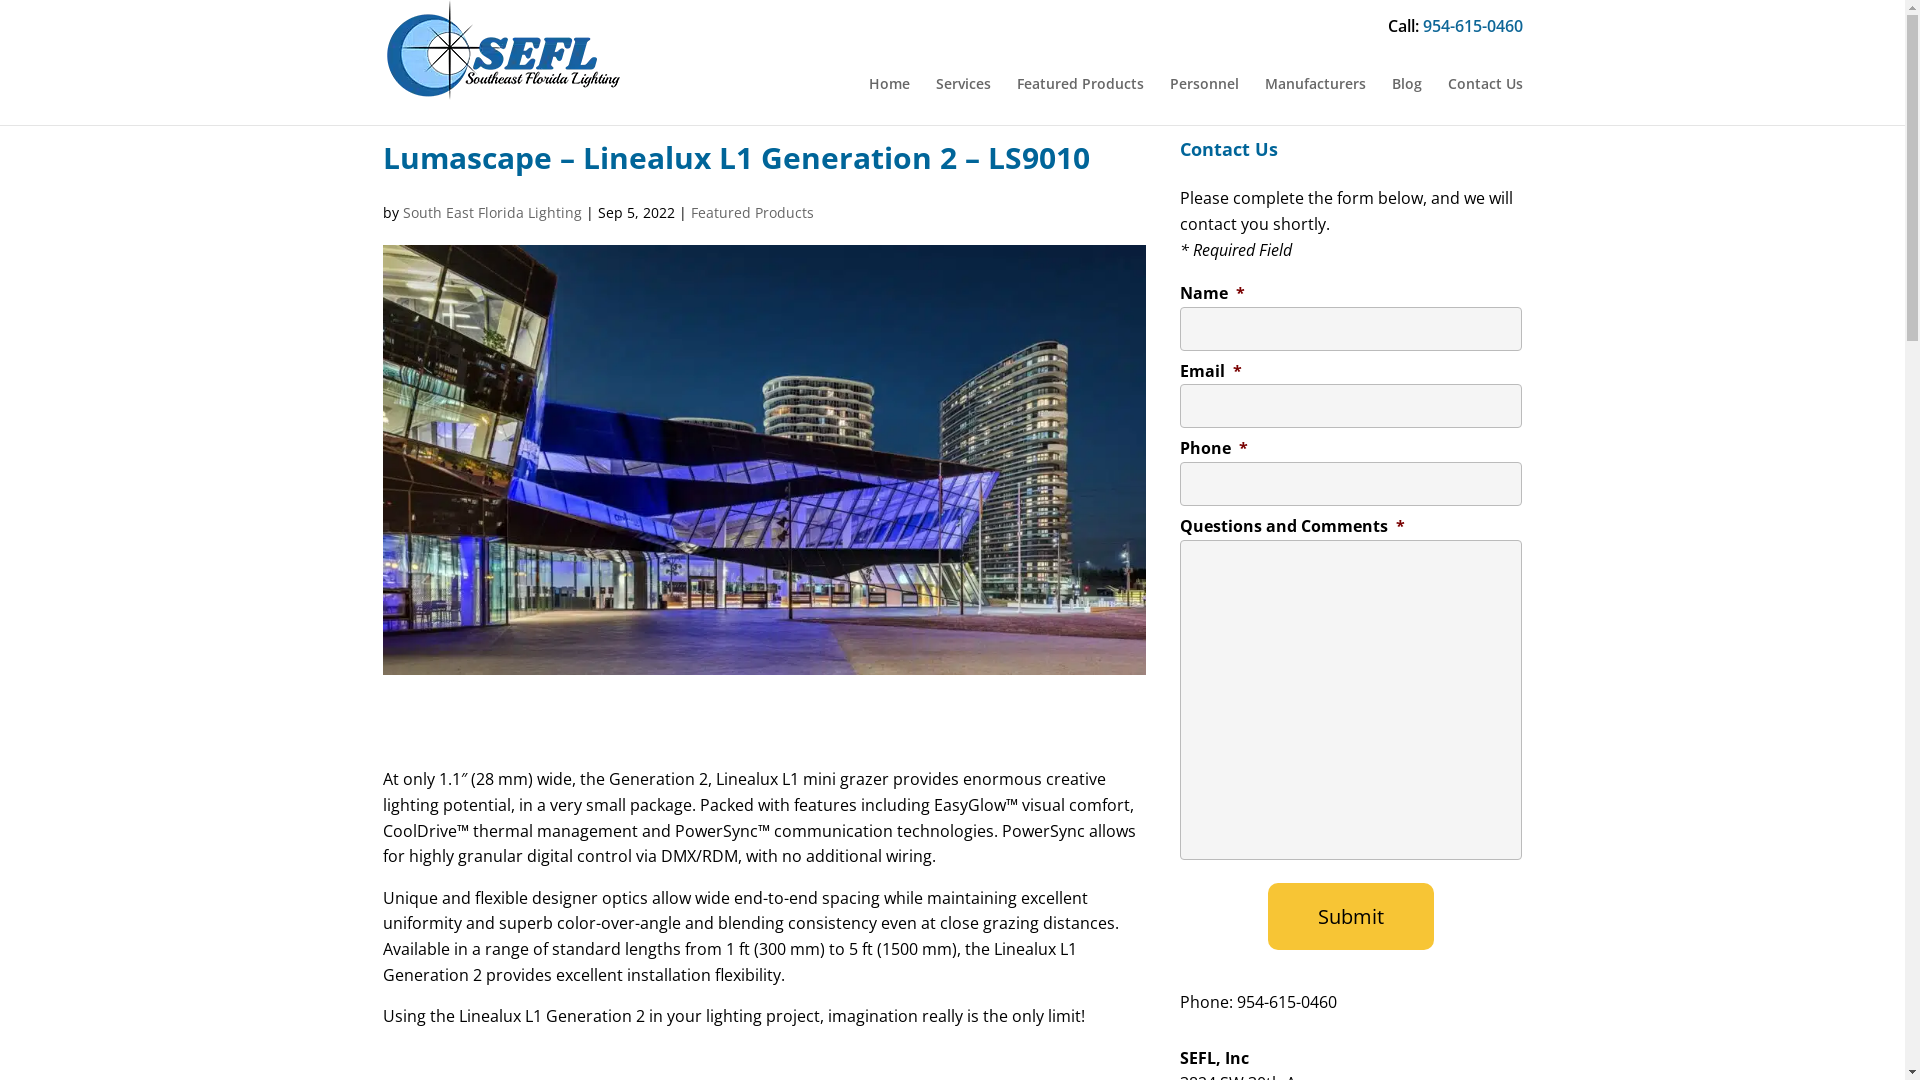  What do you see at coordinates (750, 212) in the screenshot?
I see `'Featured Products'` at bounding box center [750, 212].